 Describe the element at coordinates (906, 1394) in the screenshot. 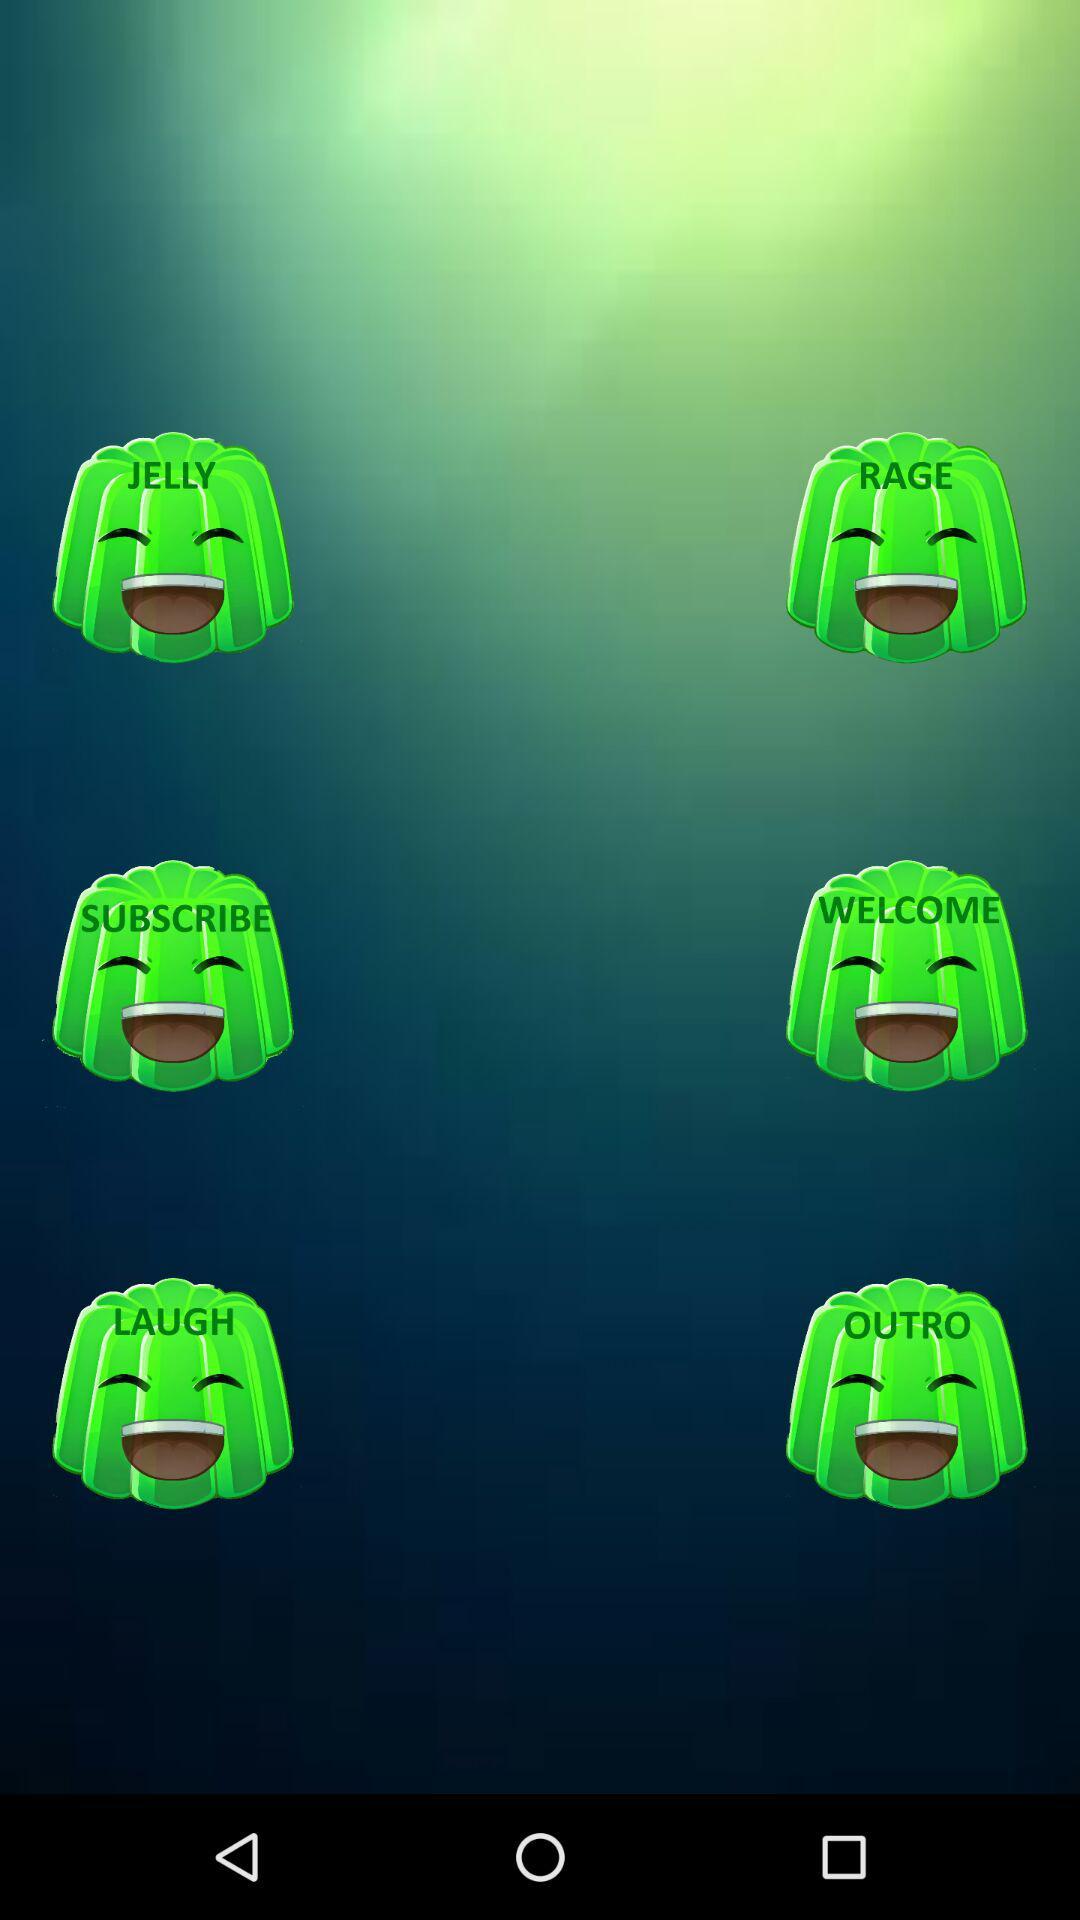

I see `outro icon` at that location.